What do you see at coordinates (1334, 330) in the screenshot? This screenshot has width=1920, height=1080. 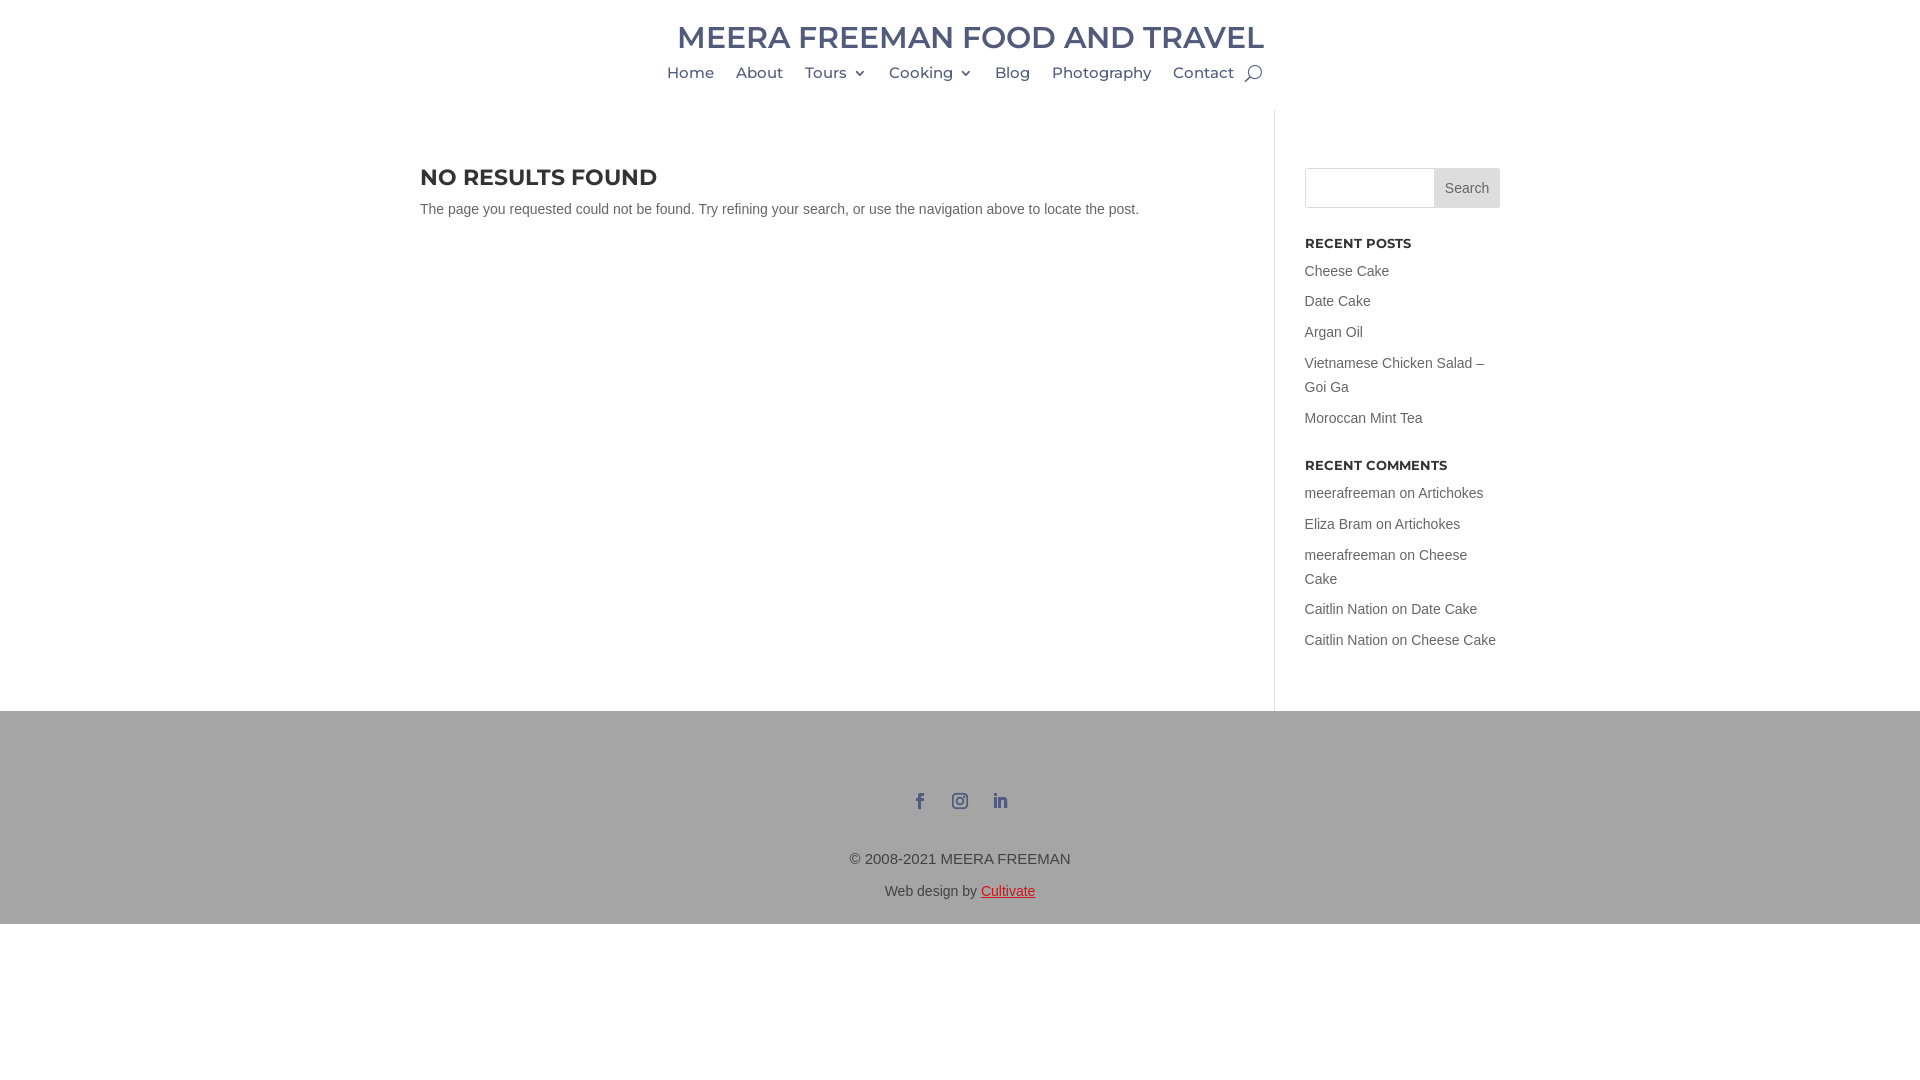 I see `'Argan Oil'` at bounding box center [1334, 330].